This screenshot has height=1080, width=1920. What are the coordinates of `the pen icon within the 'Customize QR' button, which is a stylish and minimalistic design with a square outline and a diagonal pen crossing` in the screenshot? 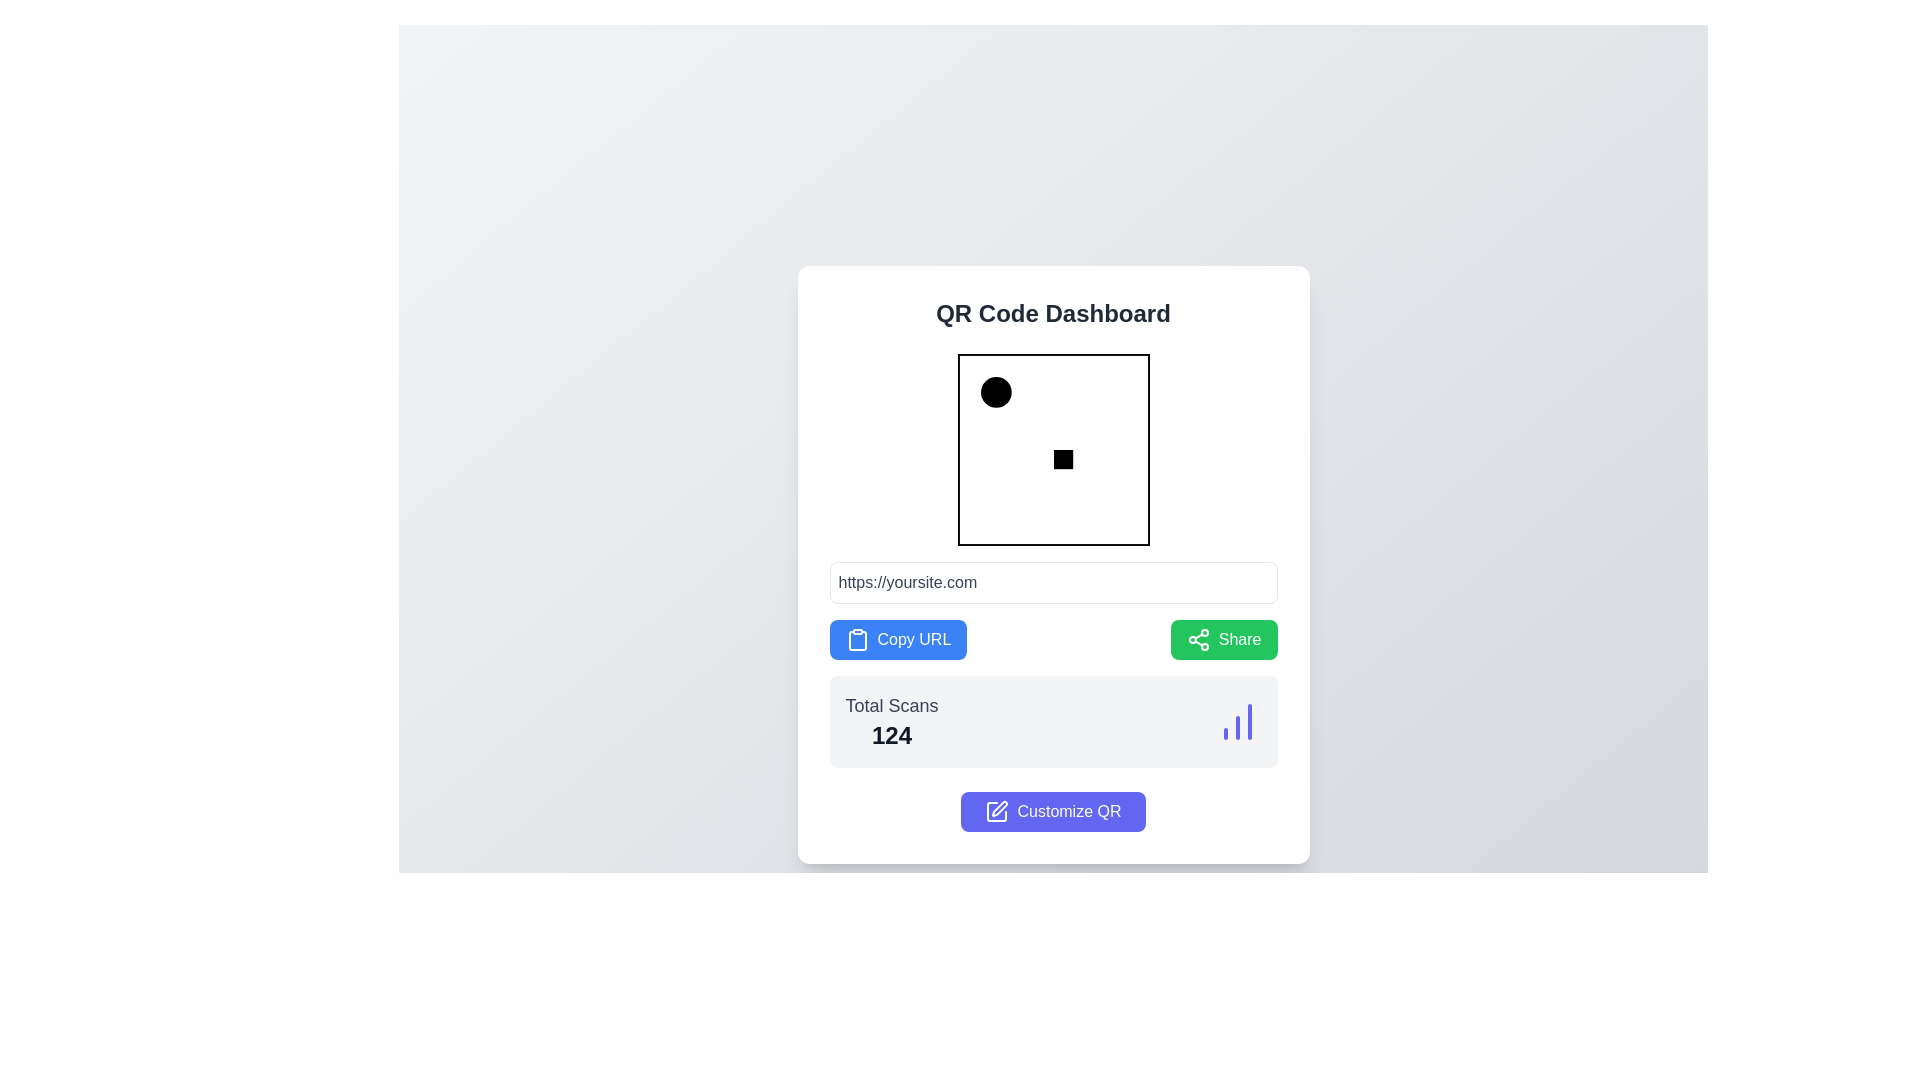 It's located at (997, 812).